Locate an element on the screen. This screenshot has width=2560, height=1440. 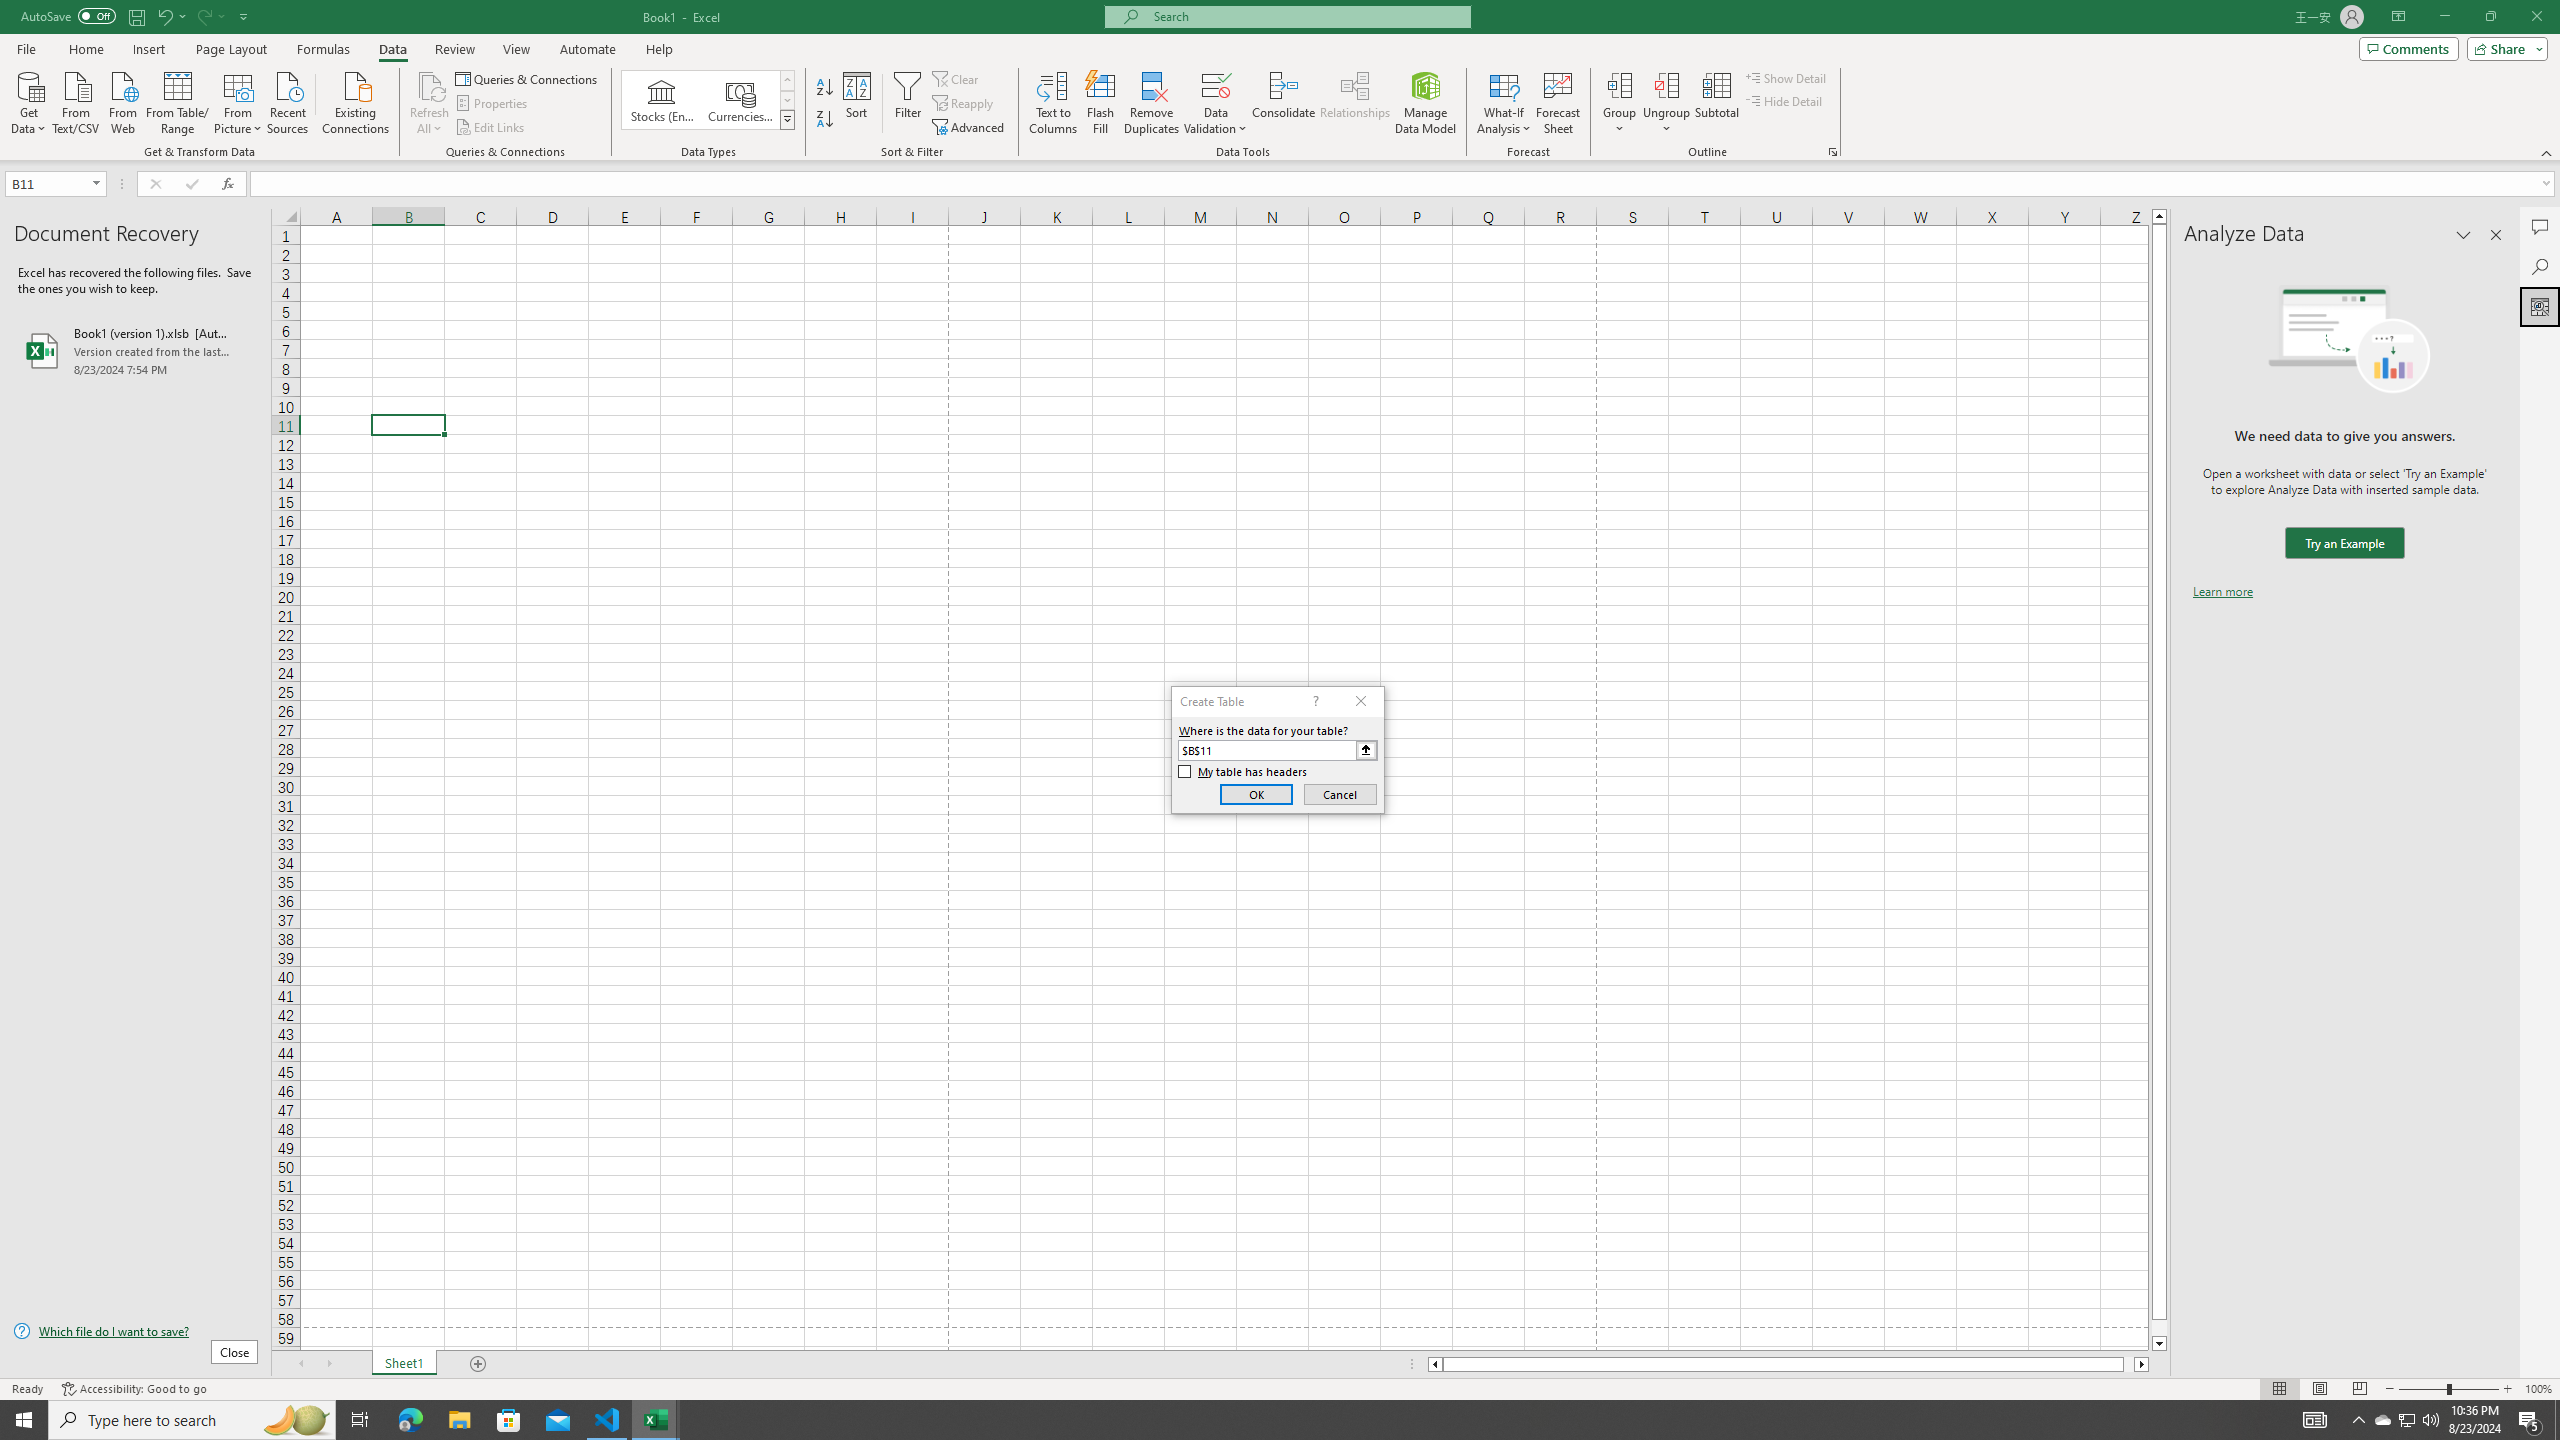
'Filter' is located at coordinates (906, 103).